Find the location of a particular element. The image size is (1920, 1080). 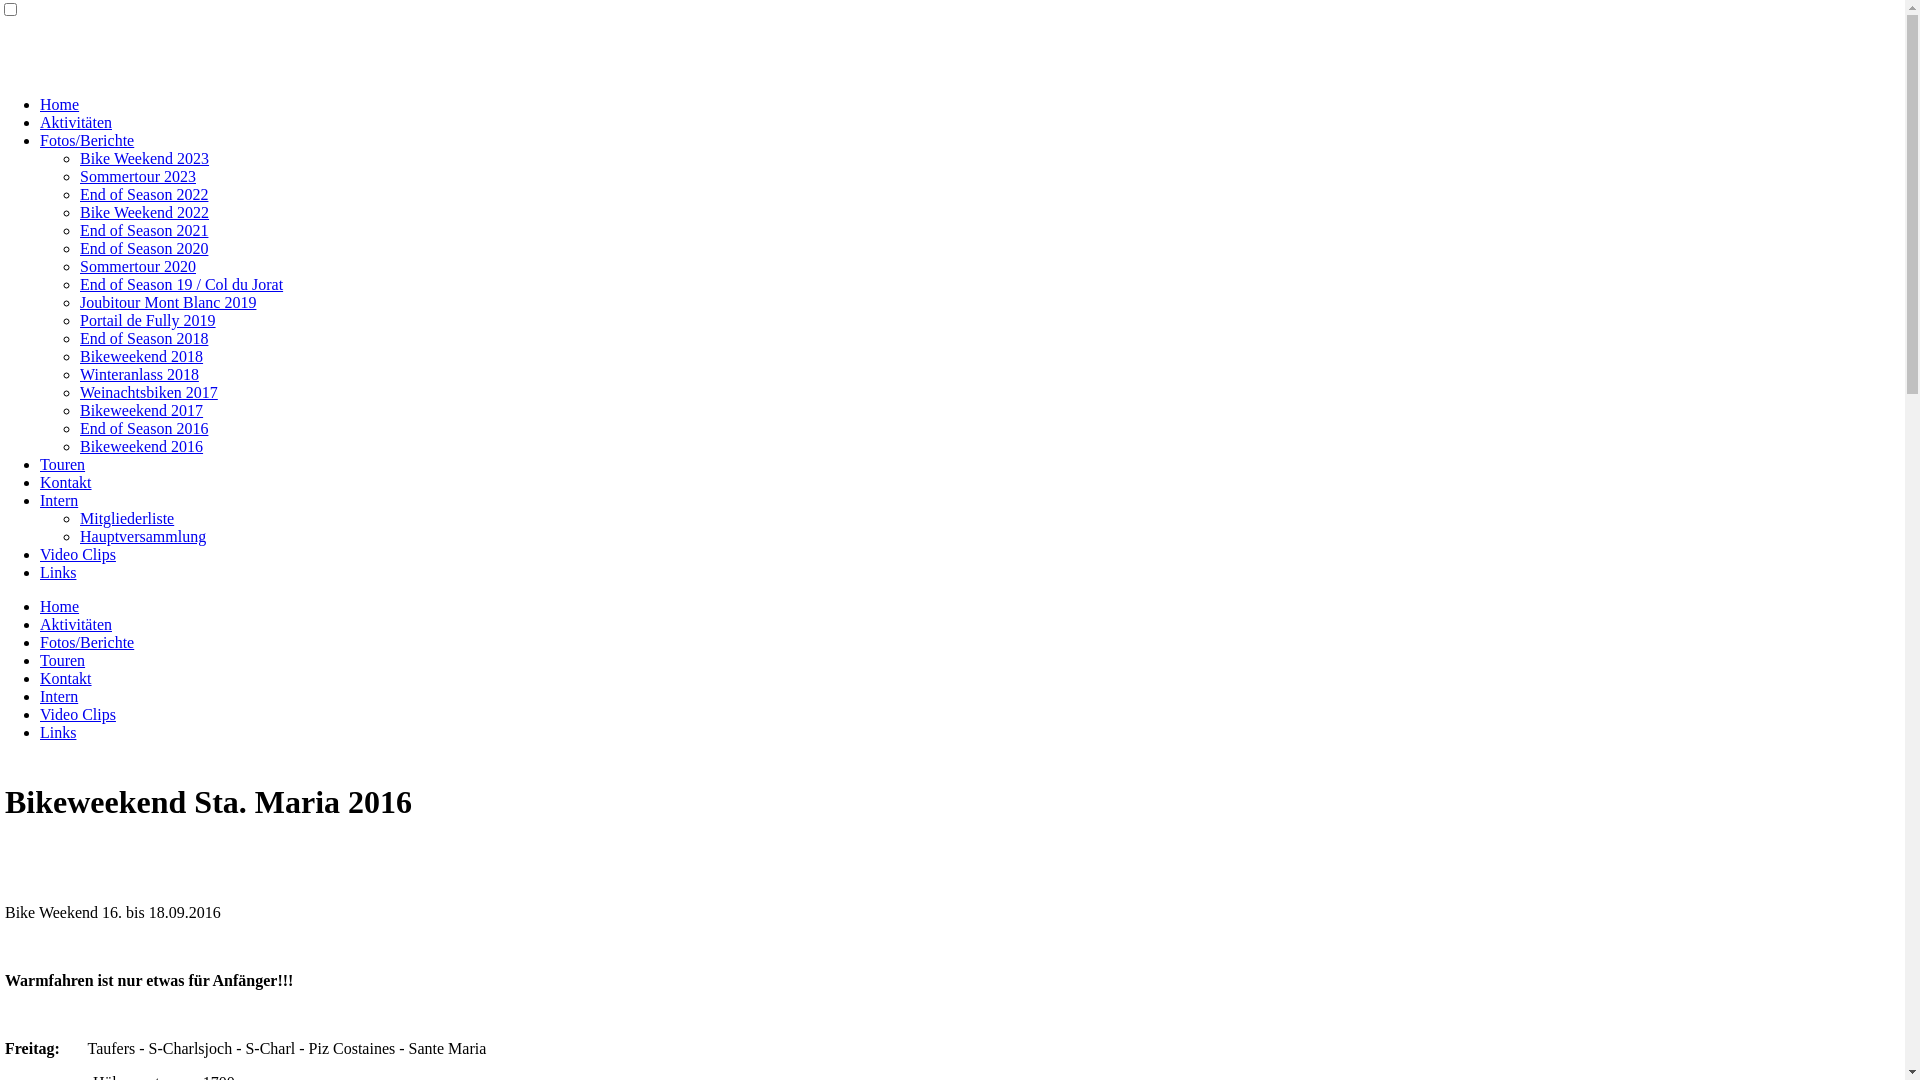

'End of Season 2021' is located at coordinates (143, 229).